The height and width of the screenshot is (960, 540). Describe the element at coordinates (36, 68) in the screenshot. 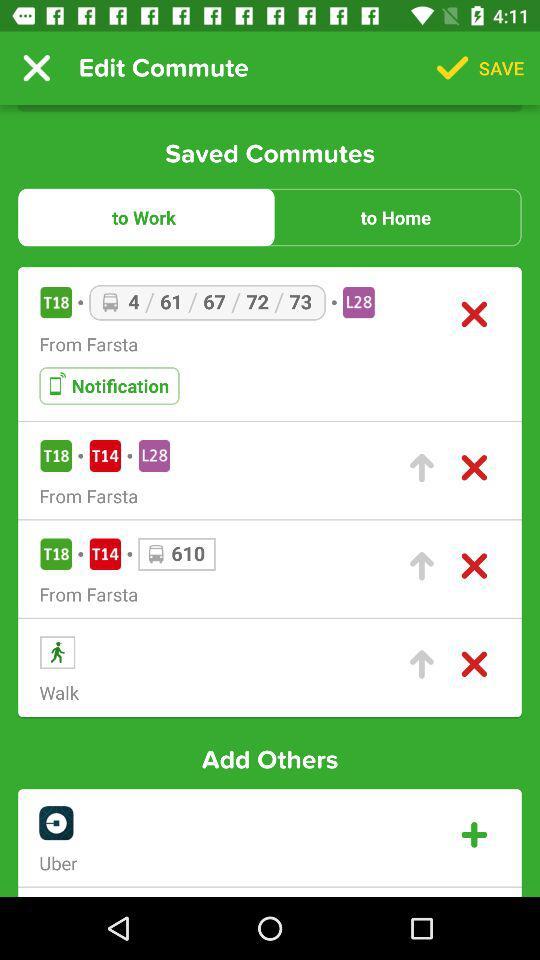

I see `icon to the left of edit commute` at that location.